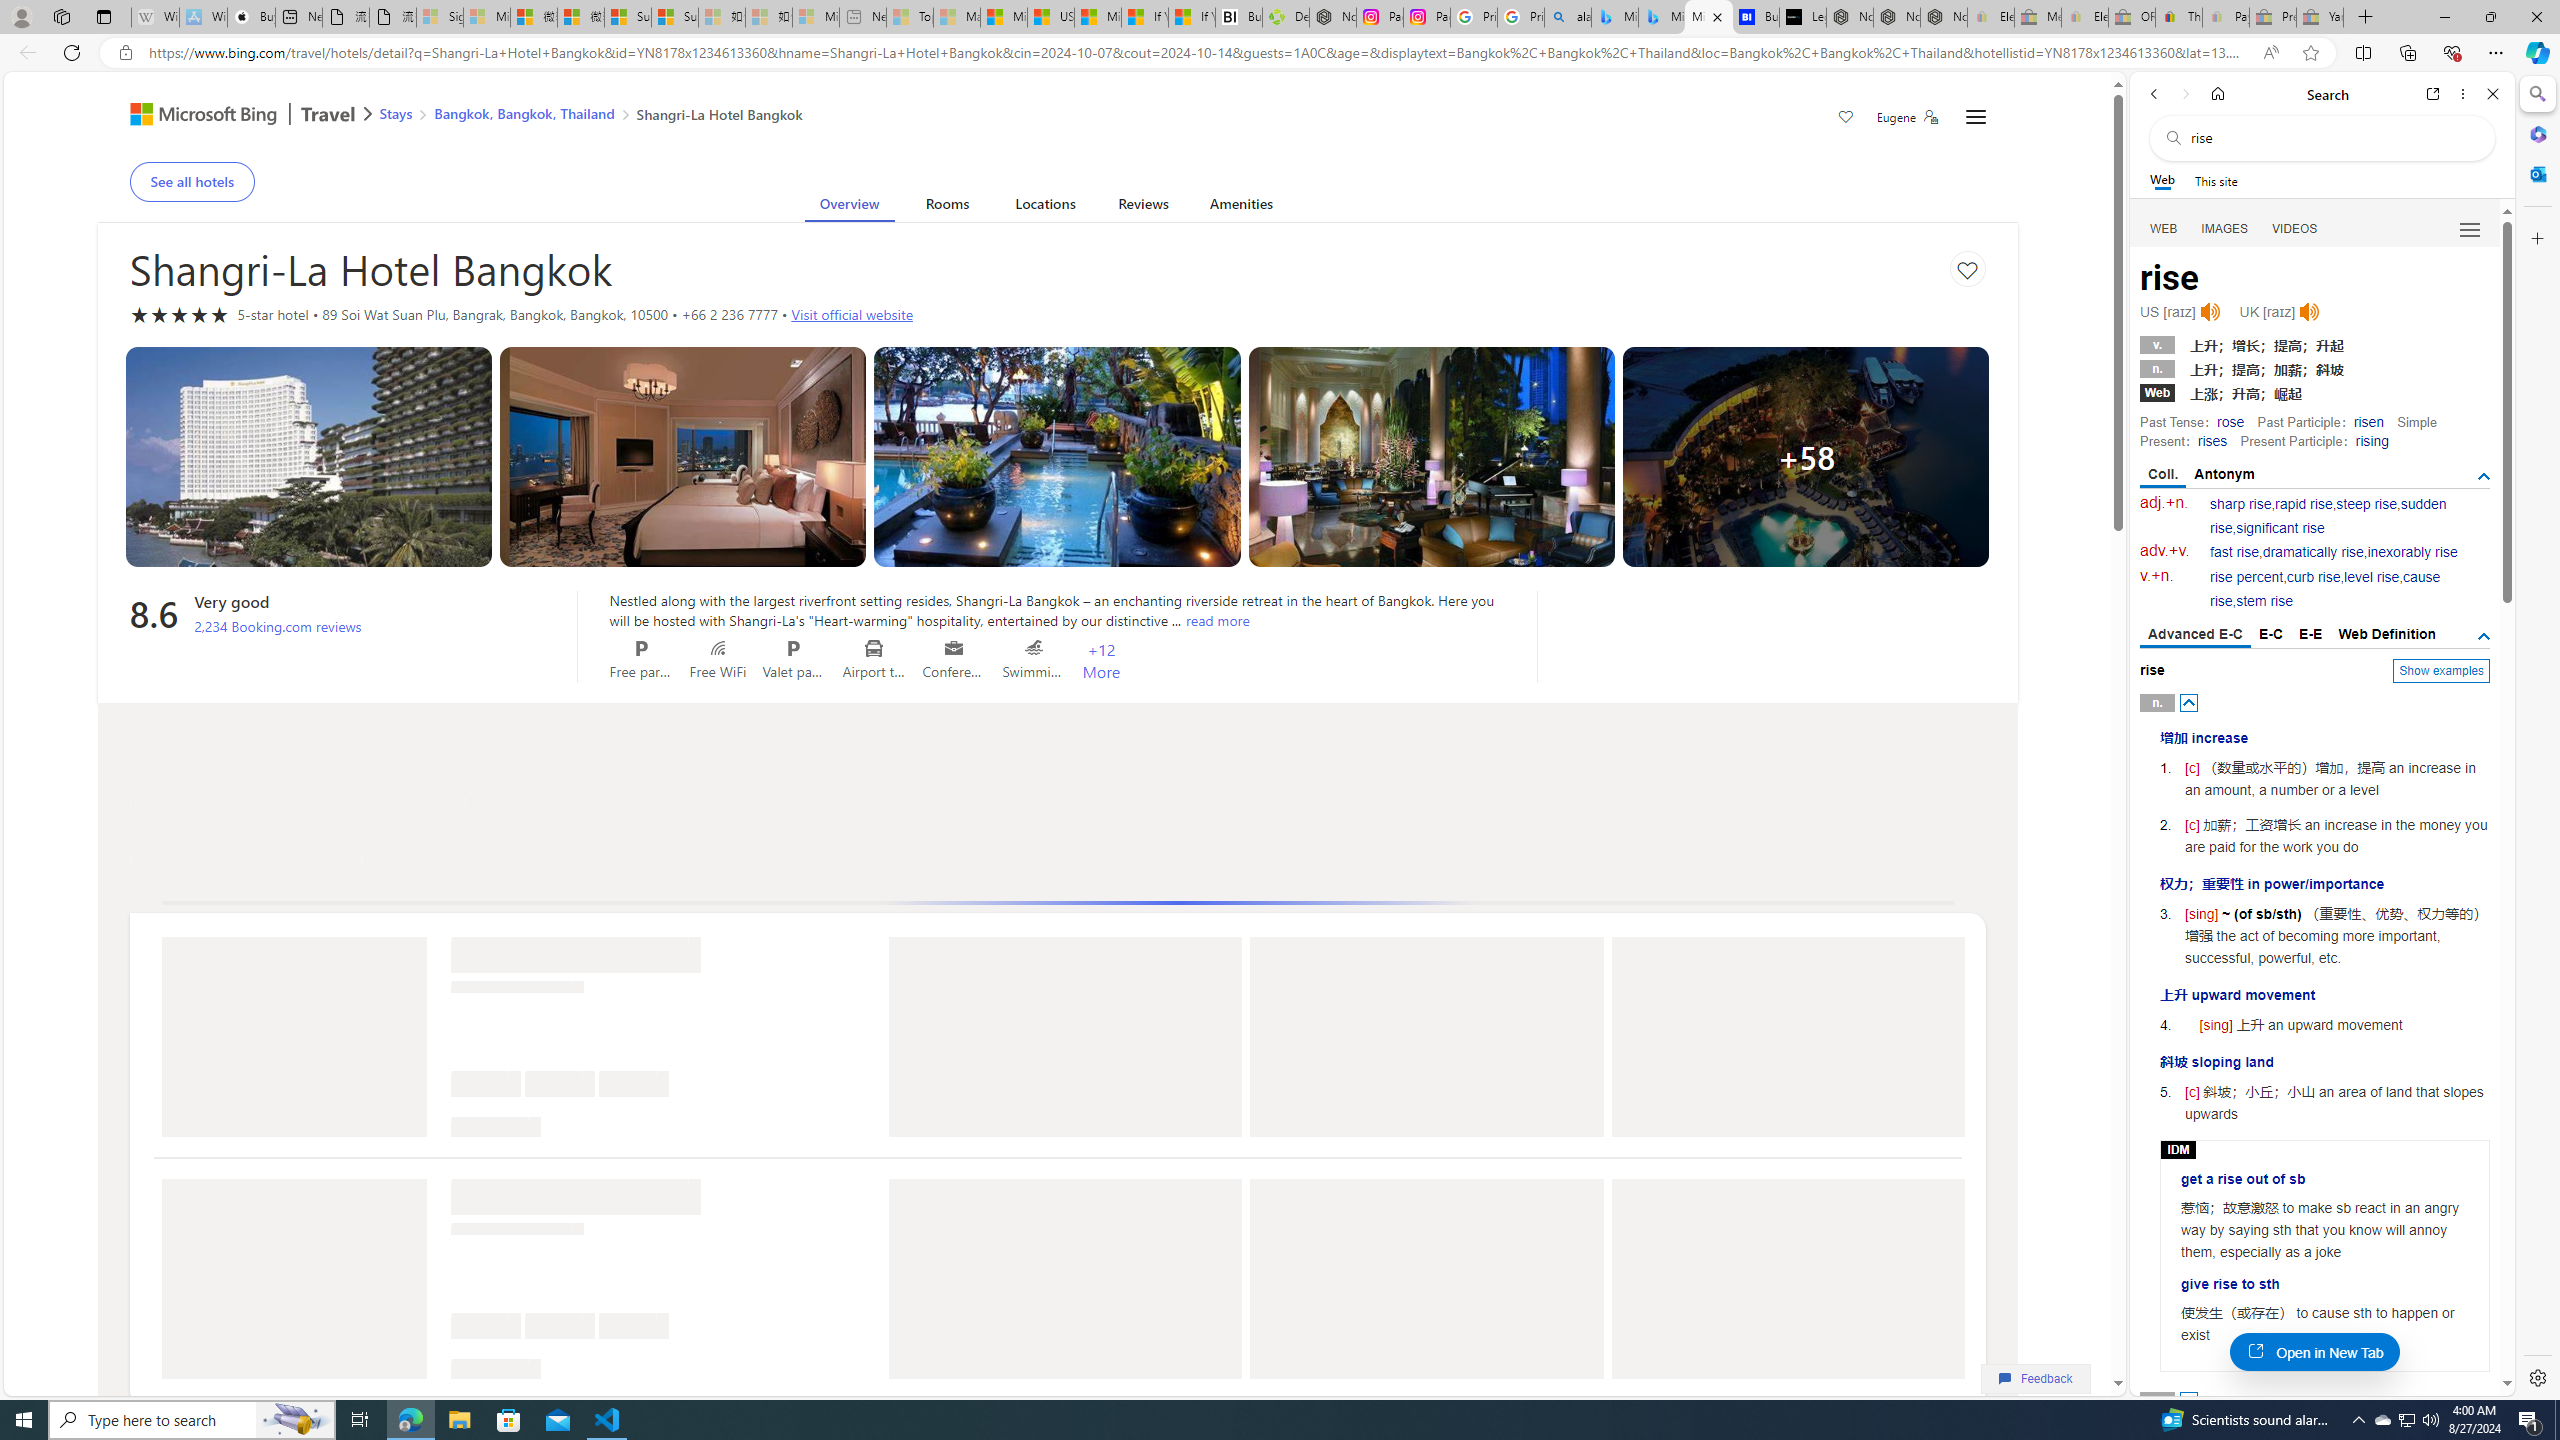 The width and height of the screenshot is (2560, 1440). I want to click on 'Hotel room image + 58', so click(1805, 455).